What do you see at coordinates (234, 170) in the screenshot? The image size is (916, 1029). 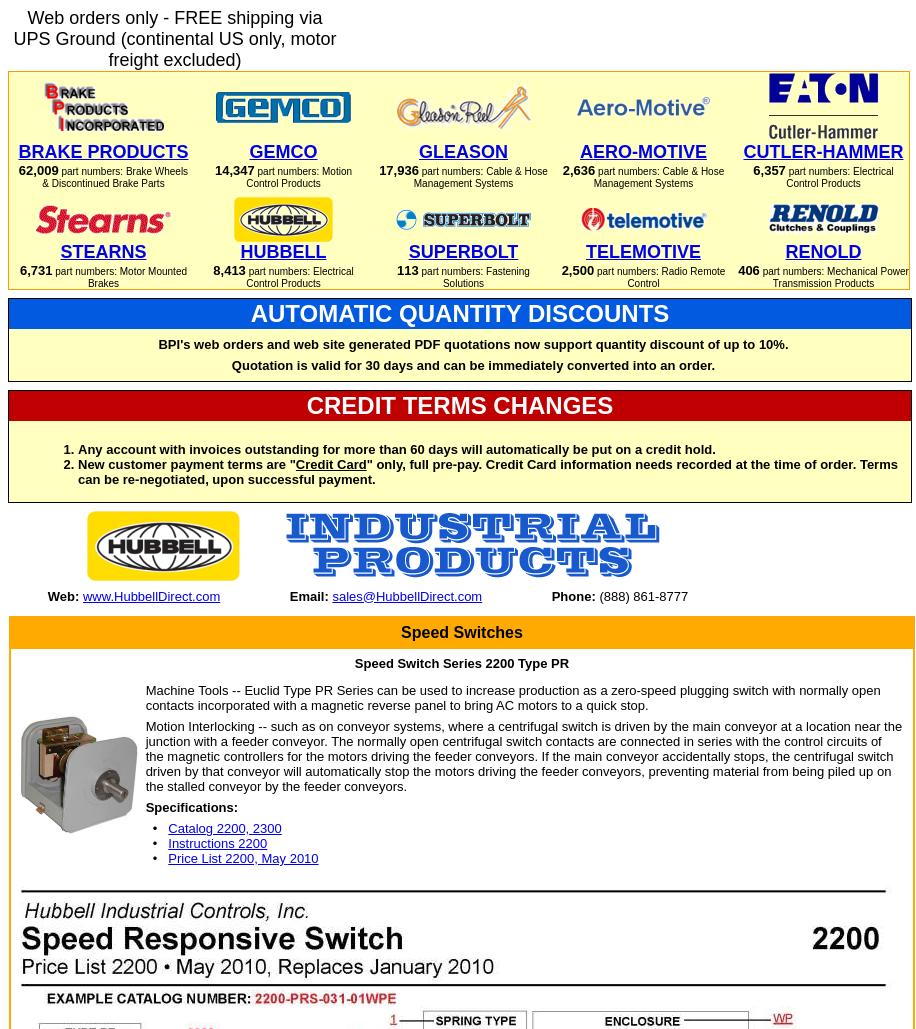 I see `'14,347'` at bounding box center [234, 170].